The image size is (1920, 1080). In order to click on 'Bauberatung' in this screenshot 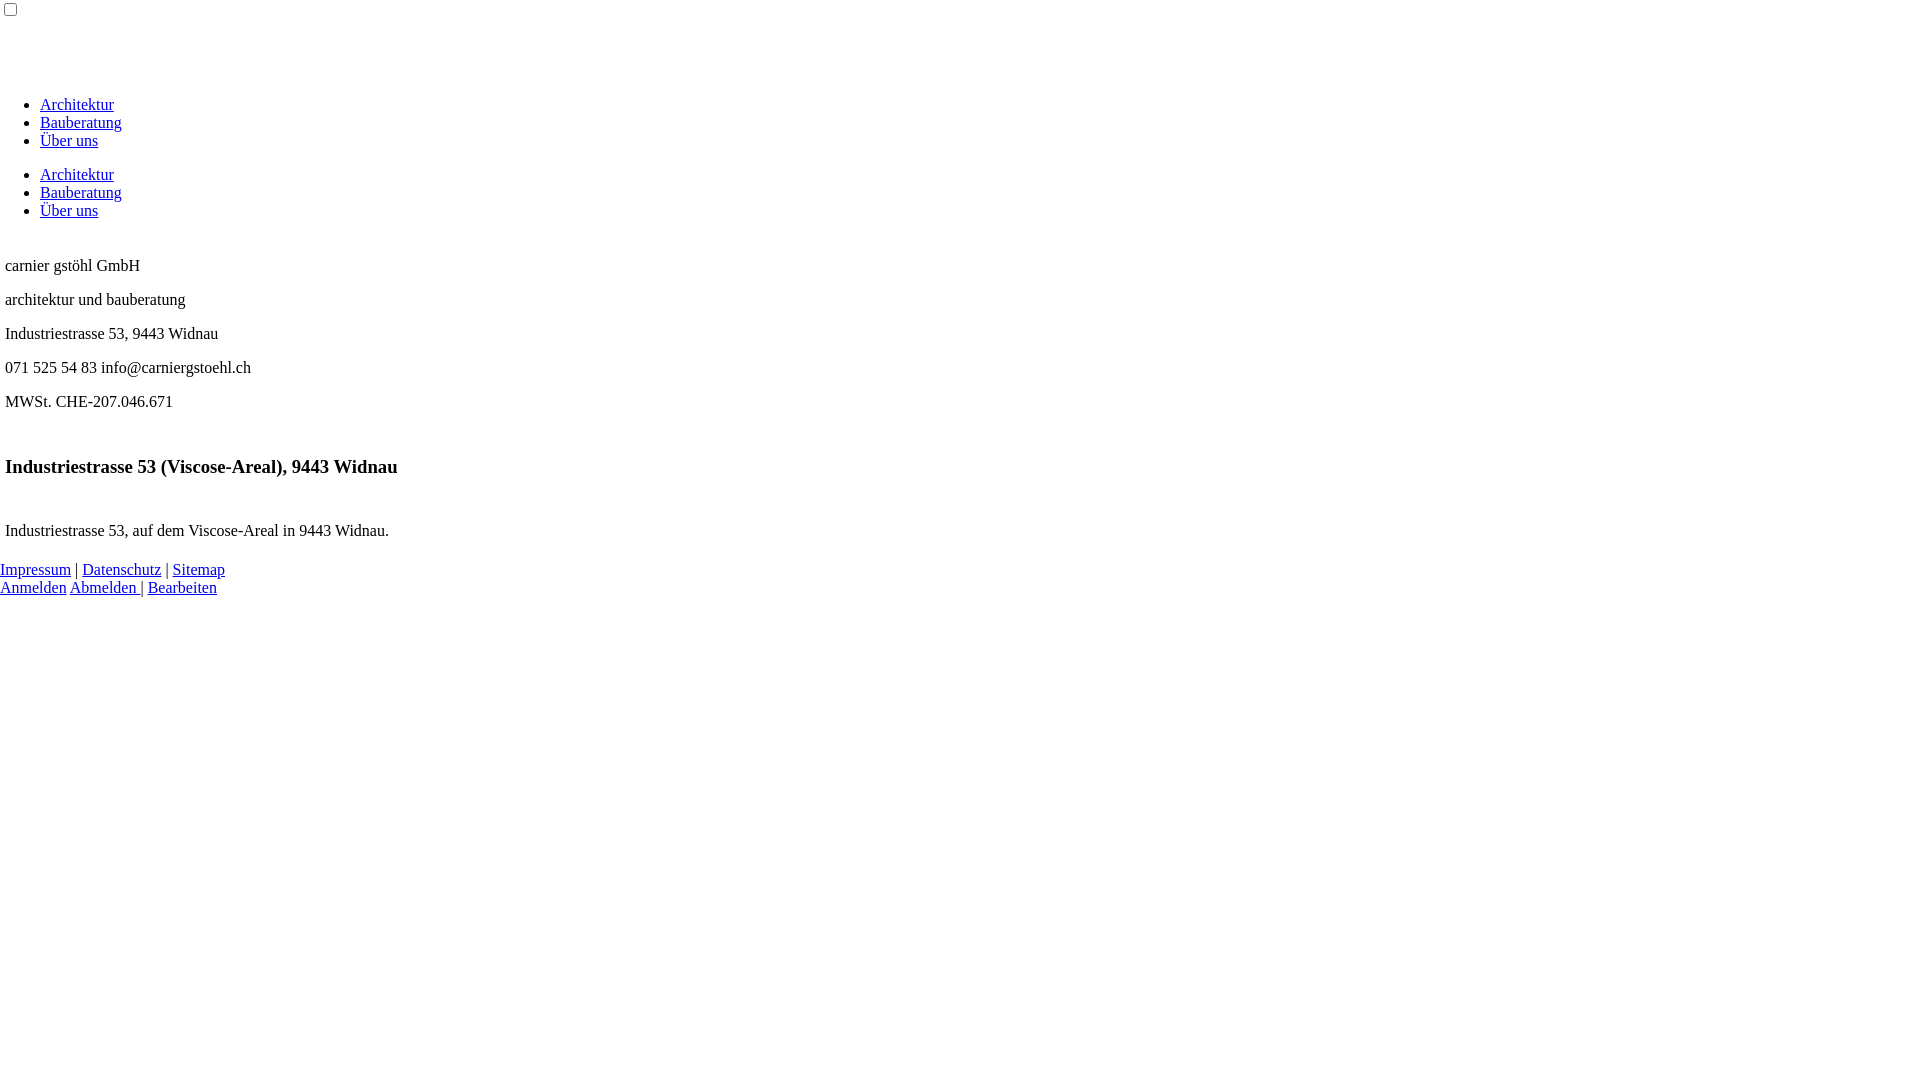, I will do `click(80, 122)`.